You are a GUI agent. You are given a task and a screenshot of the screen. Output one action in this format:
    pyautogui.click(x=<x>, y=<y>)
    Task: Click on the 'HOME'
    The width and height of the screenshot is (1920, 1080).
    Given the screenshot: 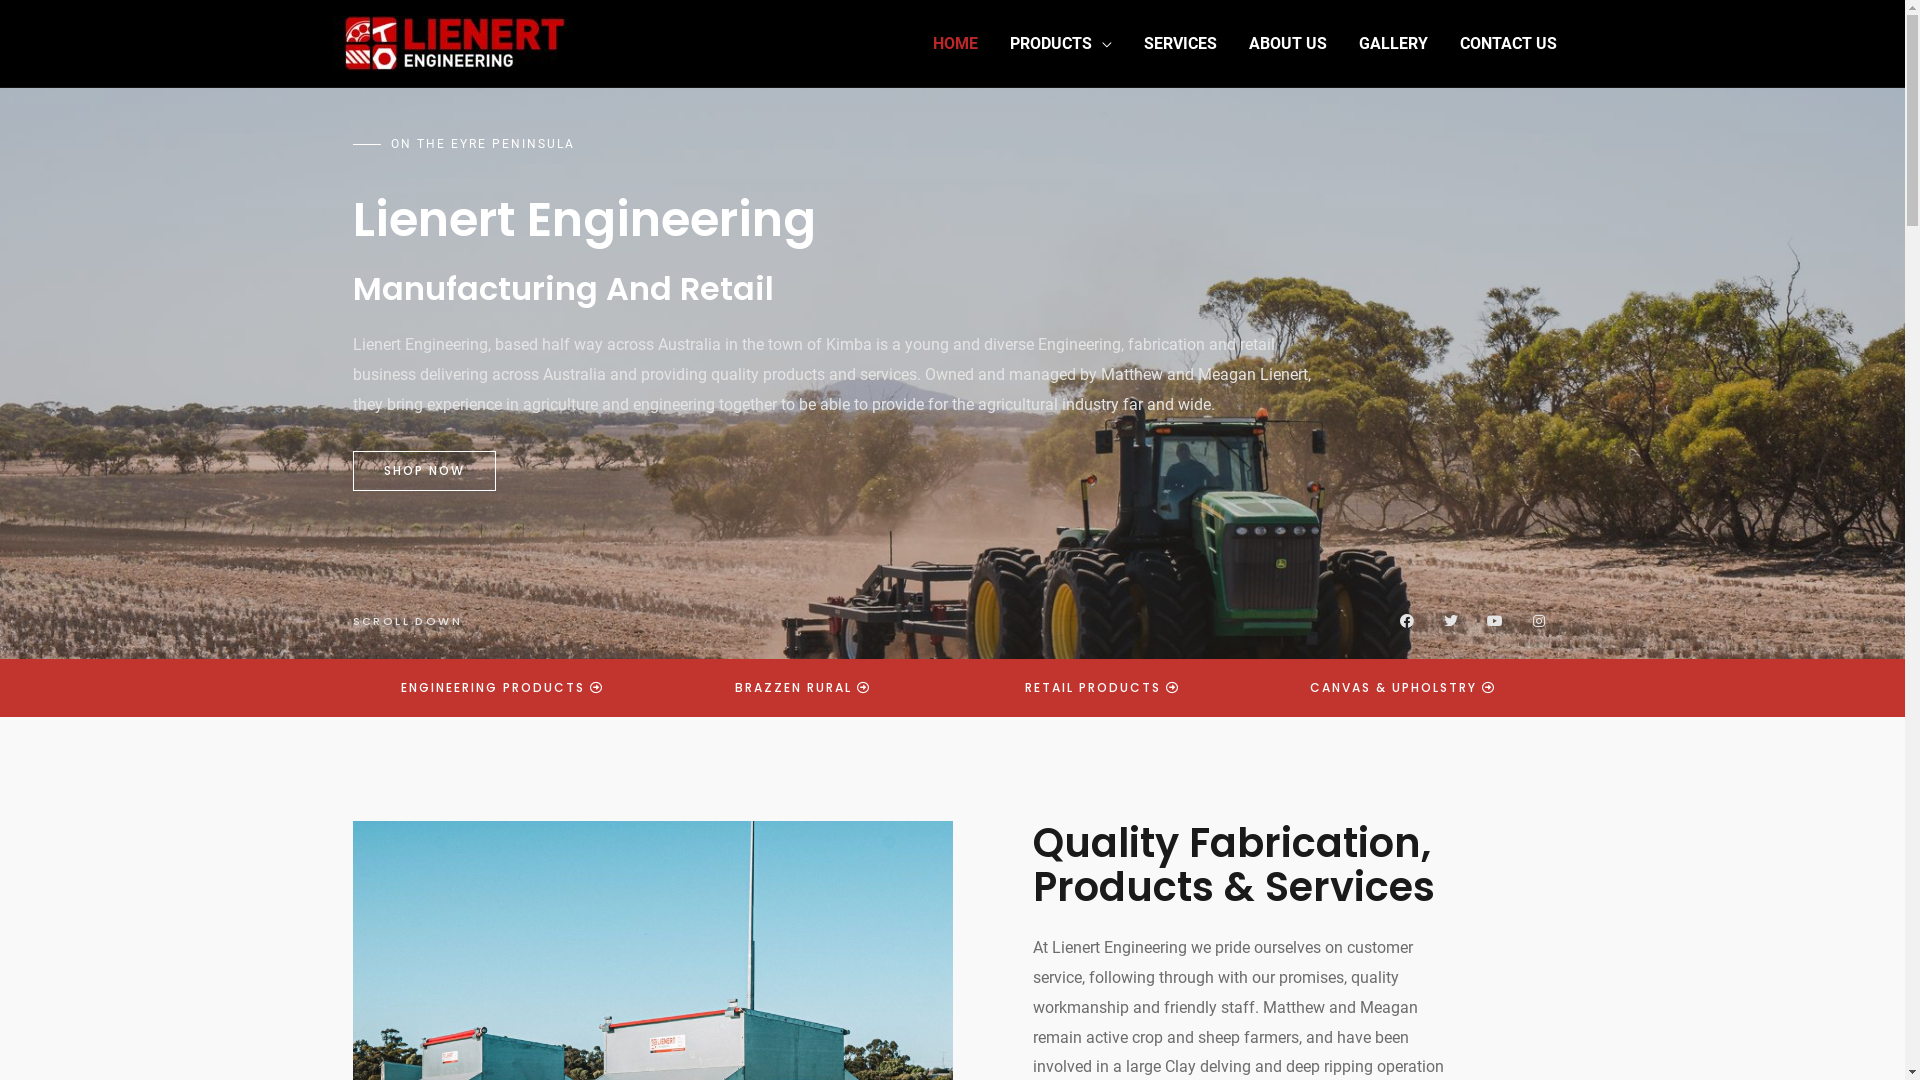 What is the action you would take?
    pyautogui.click(x=953, y=43)
    